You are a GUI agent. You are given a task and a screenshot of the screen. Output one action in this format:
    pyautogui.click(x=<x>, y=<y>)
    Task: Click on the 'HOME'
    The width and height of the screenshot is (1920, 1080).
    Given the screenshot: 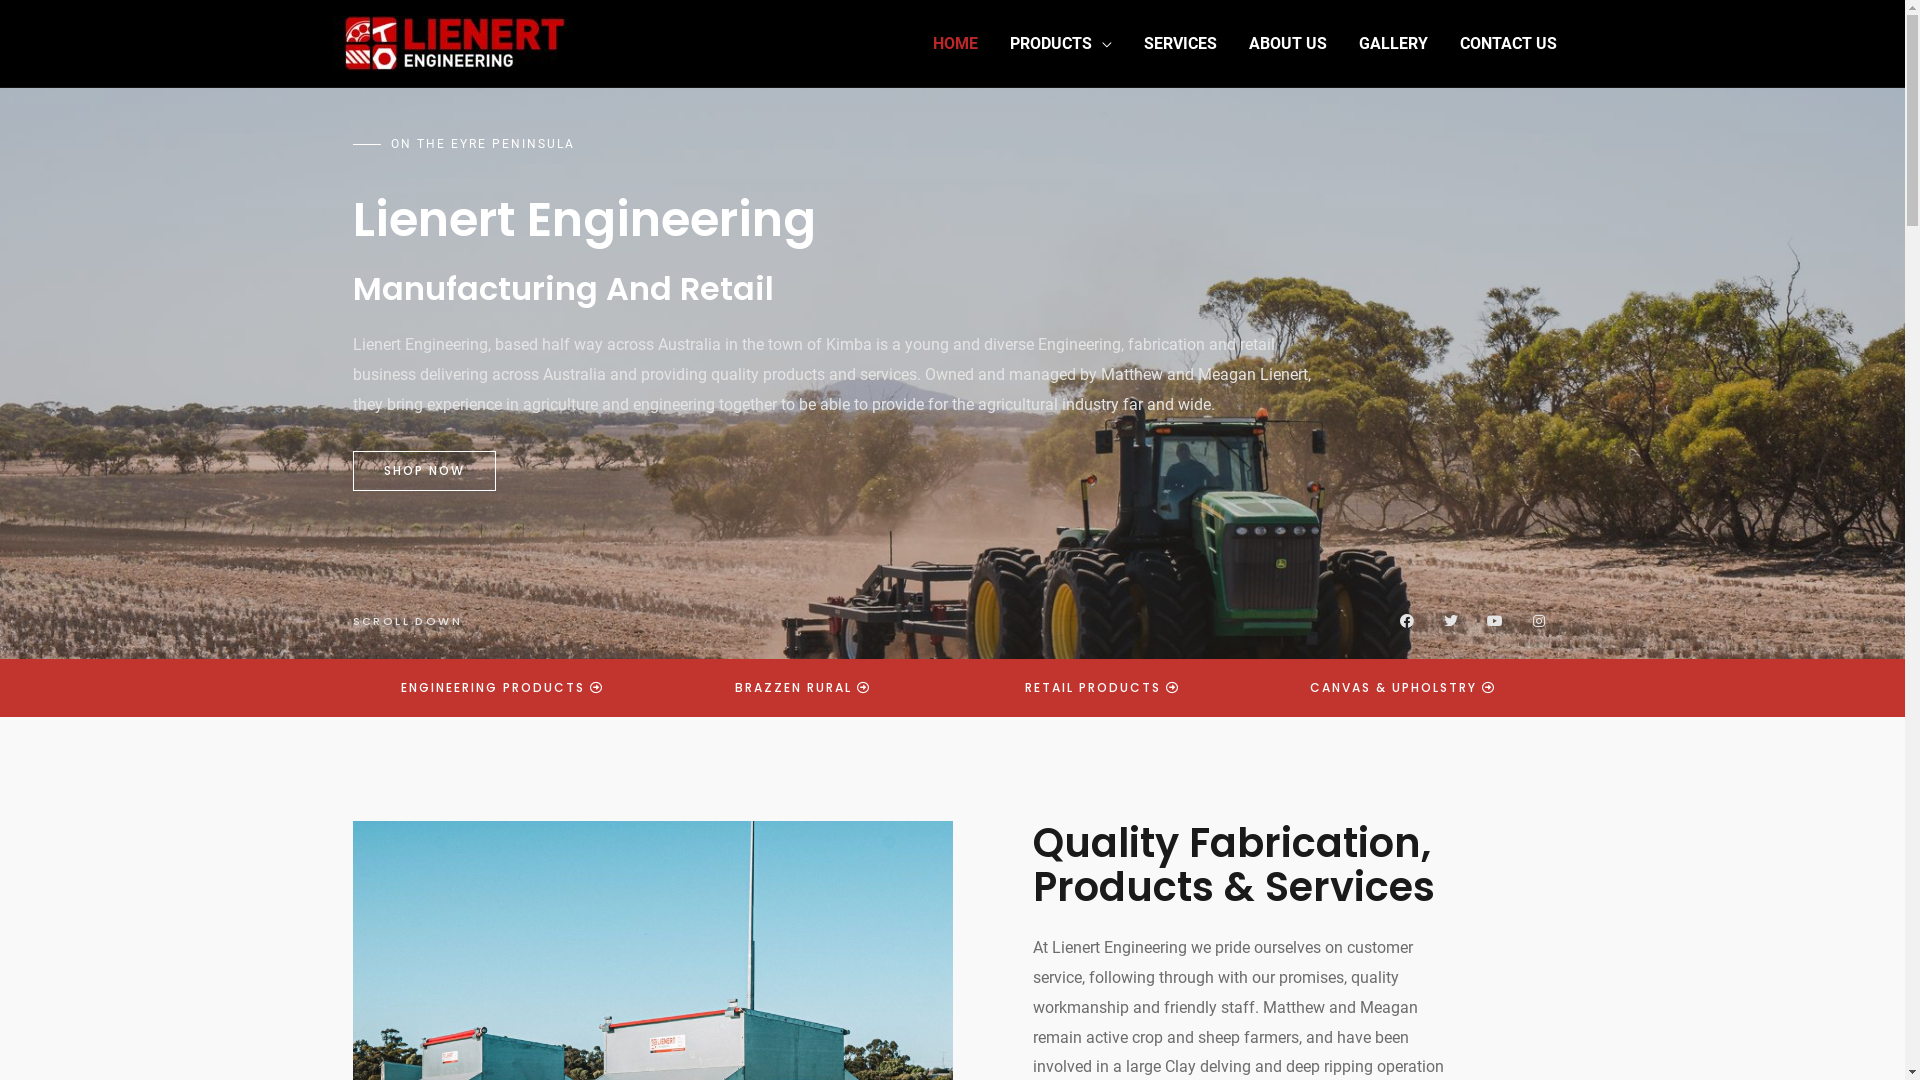 What is the action you would take?
    pyautogui.click(x=953, y=43)
    